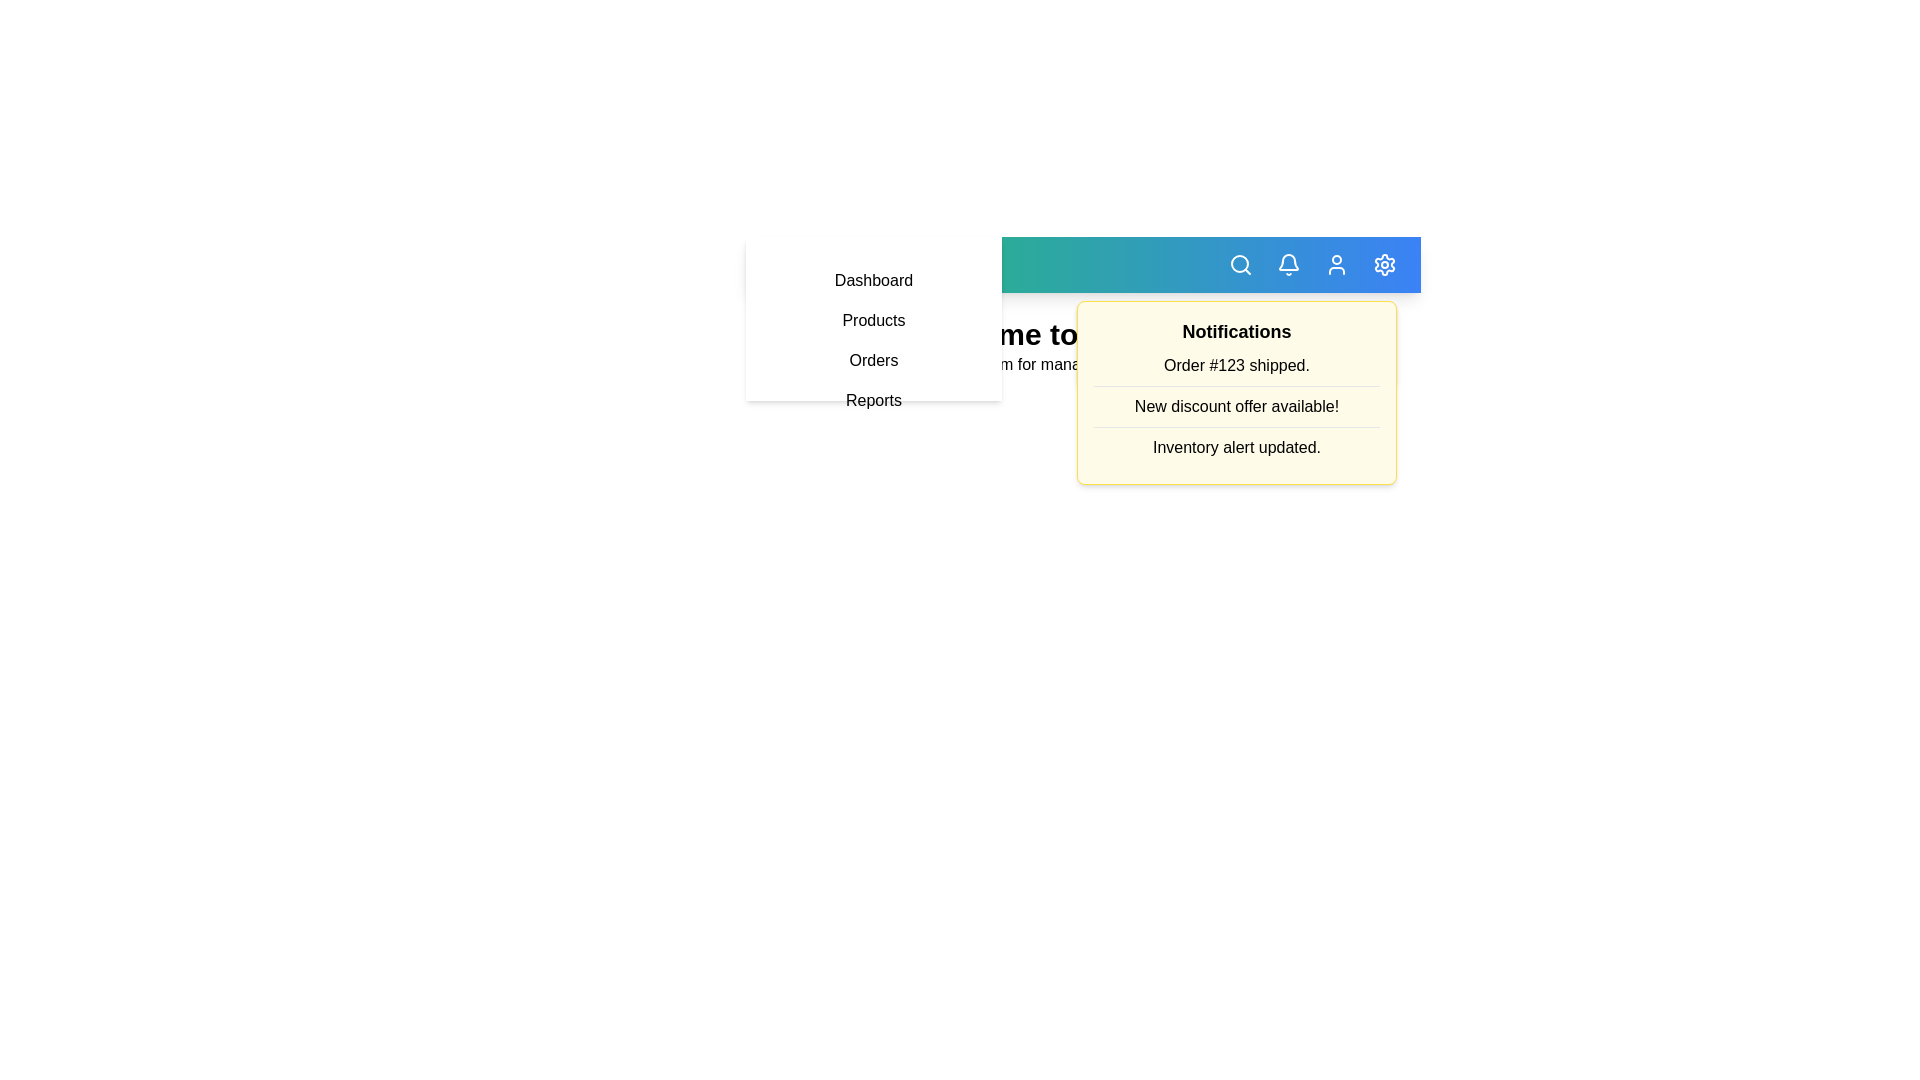  I want to click on the static text notification displaying 'Inventory alert updated.' located in the dropdown box titled 'Notifications', so click(1236, 446).